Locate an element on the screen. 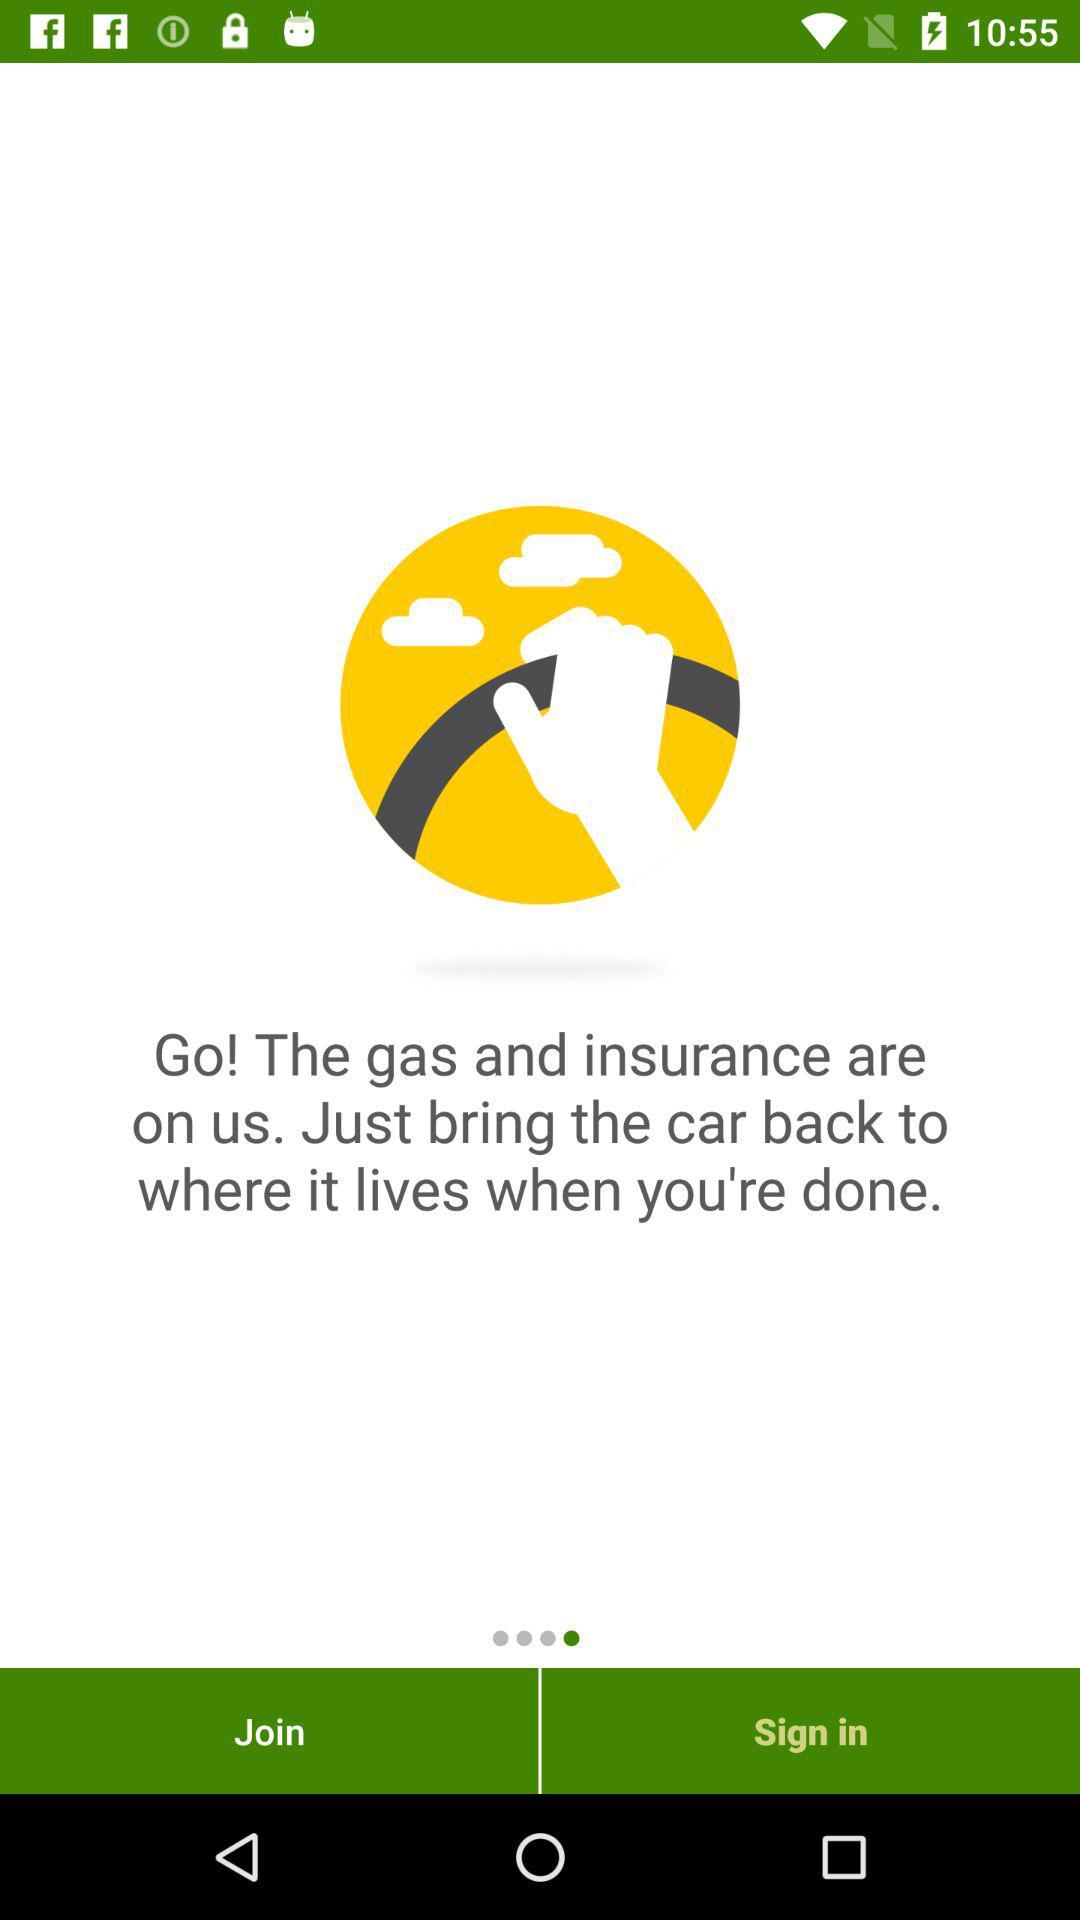 Image resolution: width=1080 pixels, height=1920 pixels. join is located at coordinates (268, 1730).